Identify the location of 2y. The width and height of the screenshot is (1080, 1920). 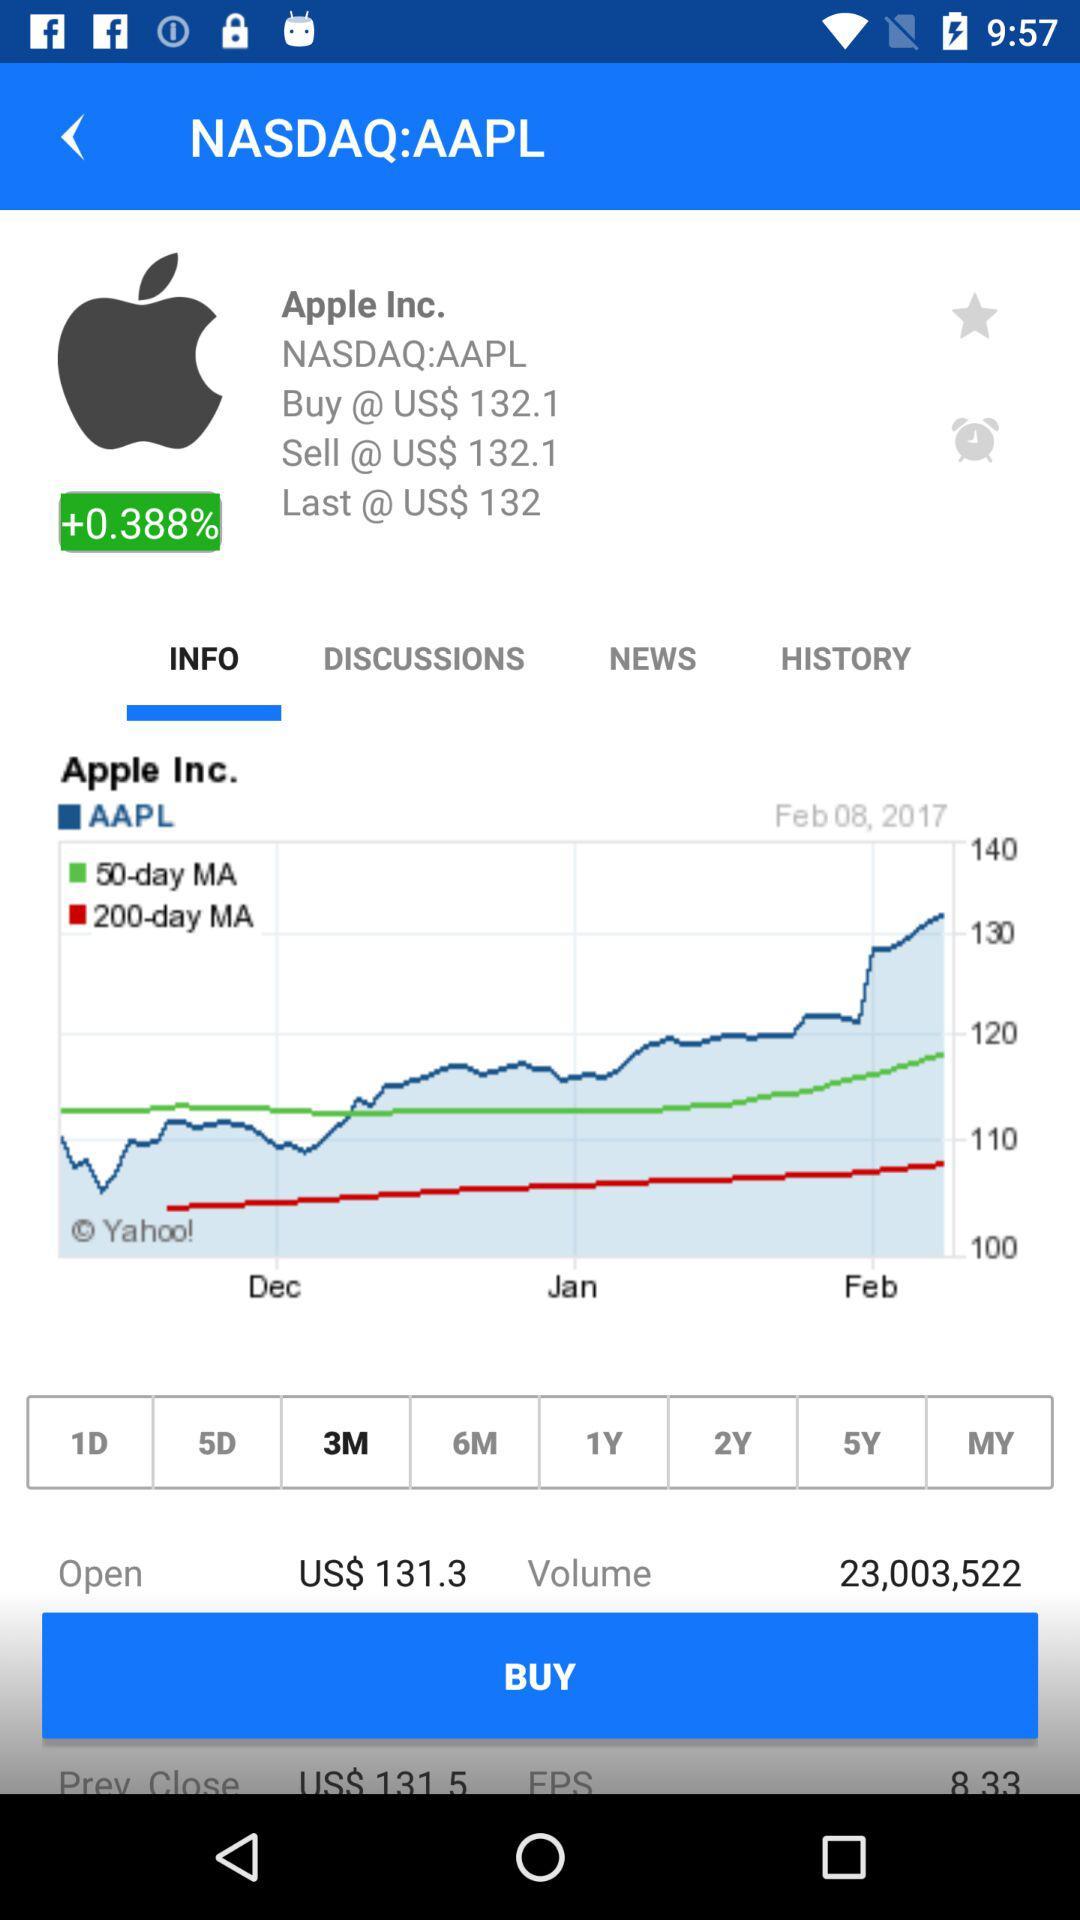
(732, 1442).